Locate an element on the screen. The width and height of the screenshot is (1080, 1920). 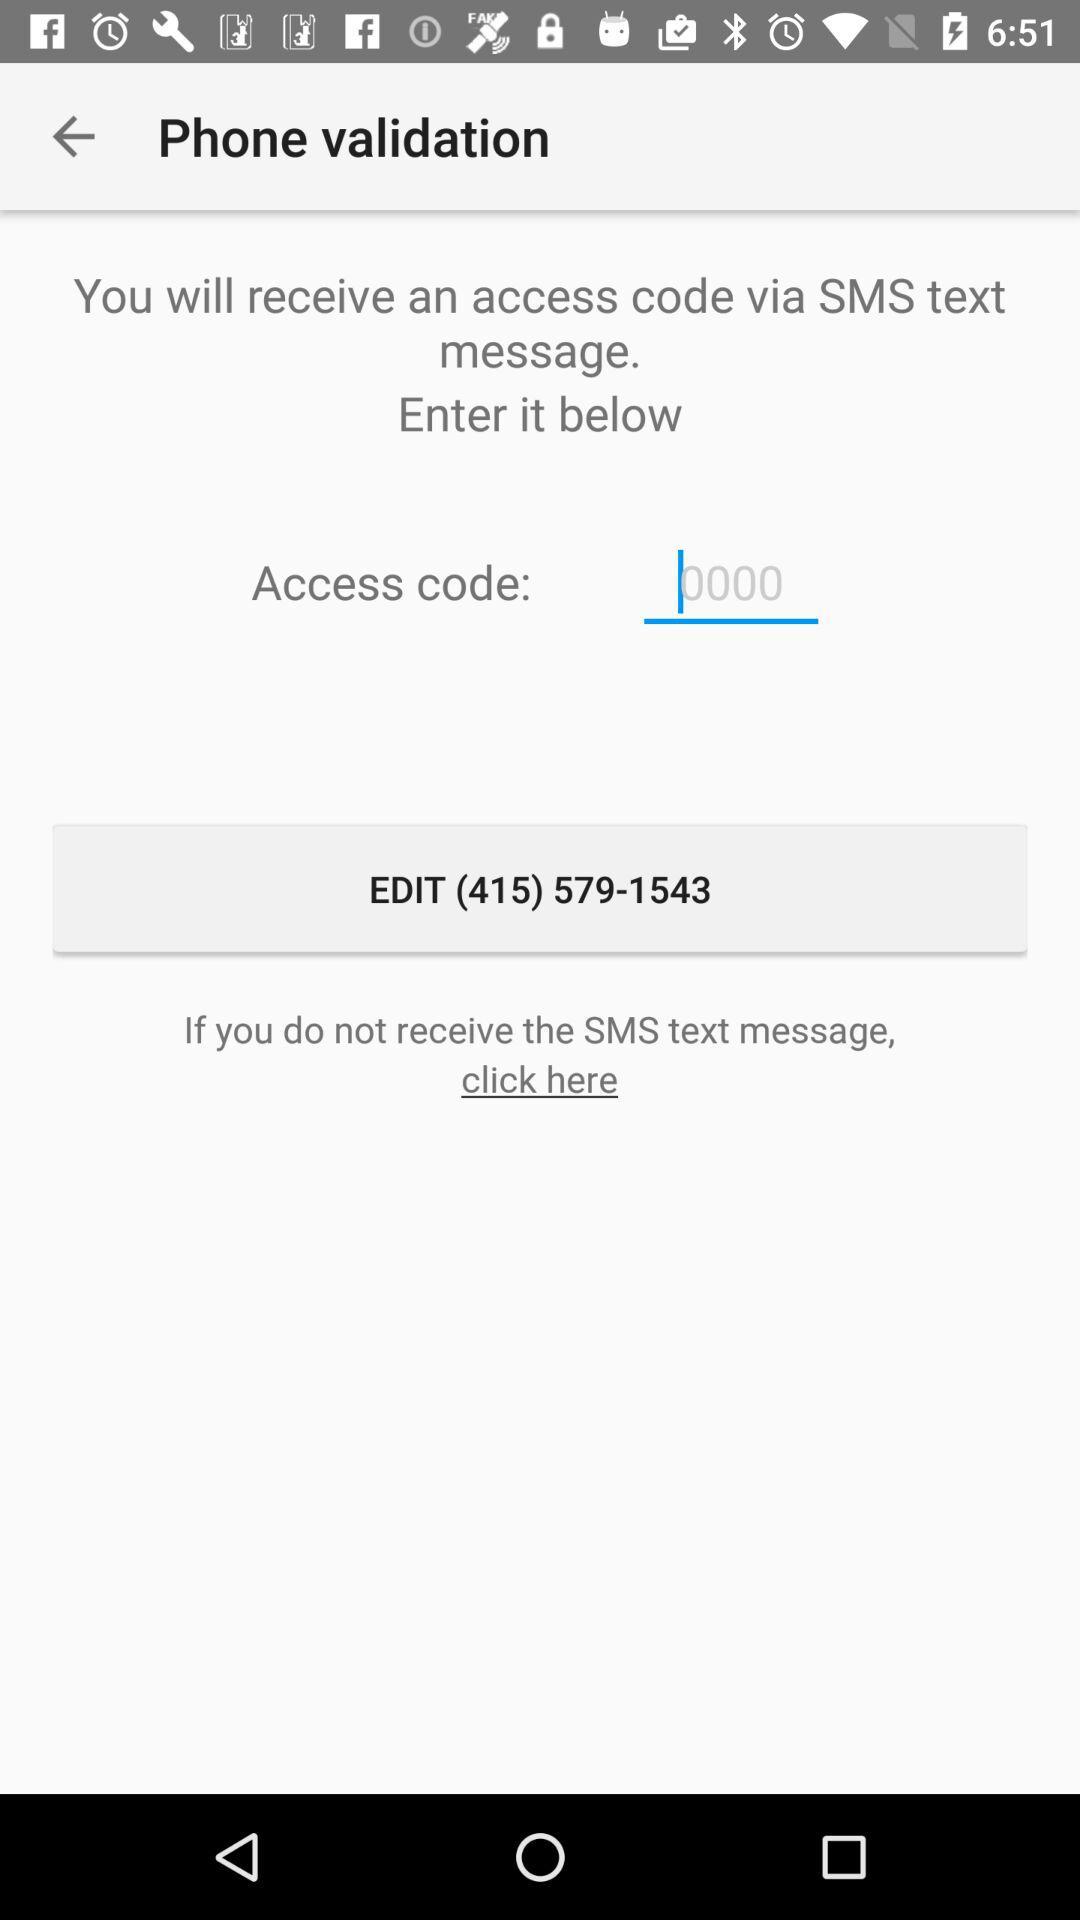
icon above the if you do icon is located at coordinates (540, 887).